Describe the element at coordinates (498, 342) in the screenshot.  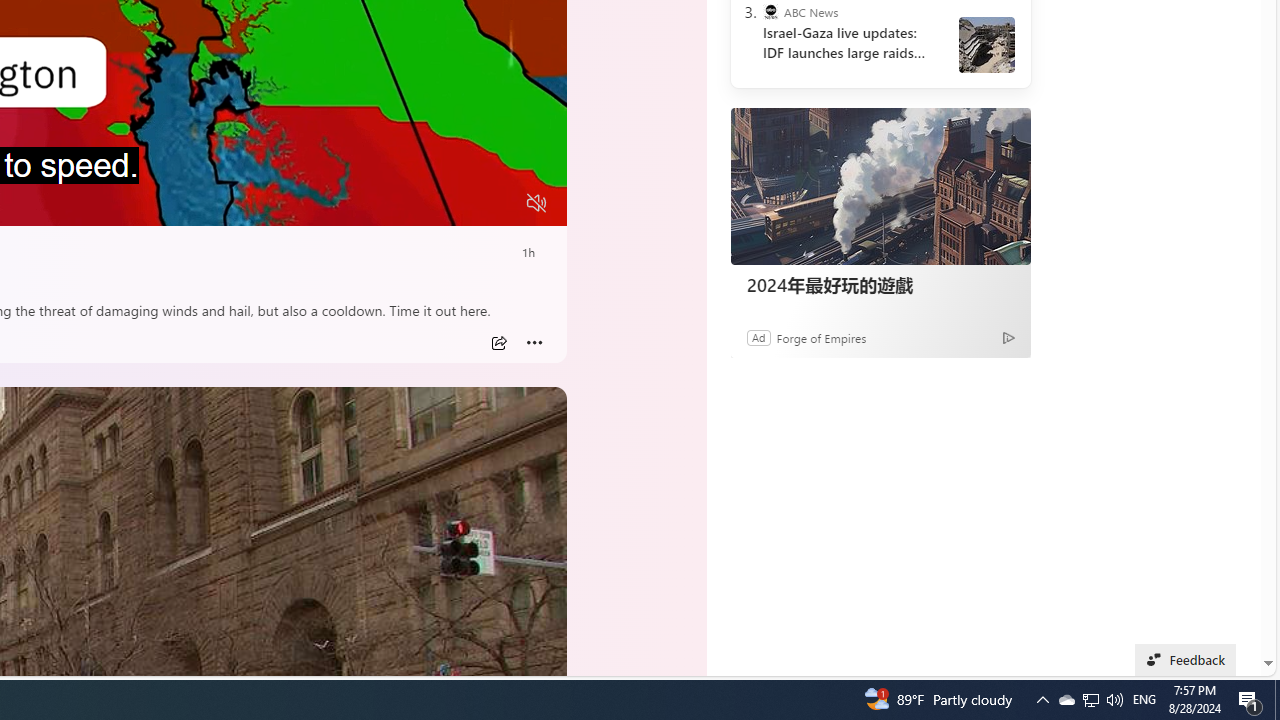
I see `'Share'` at that location.